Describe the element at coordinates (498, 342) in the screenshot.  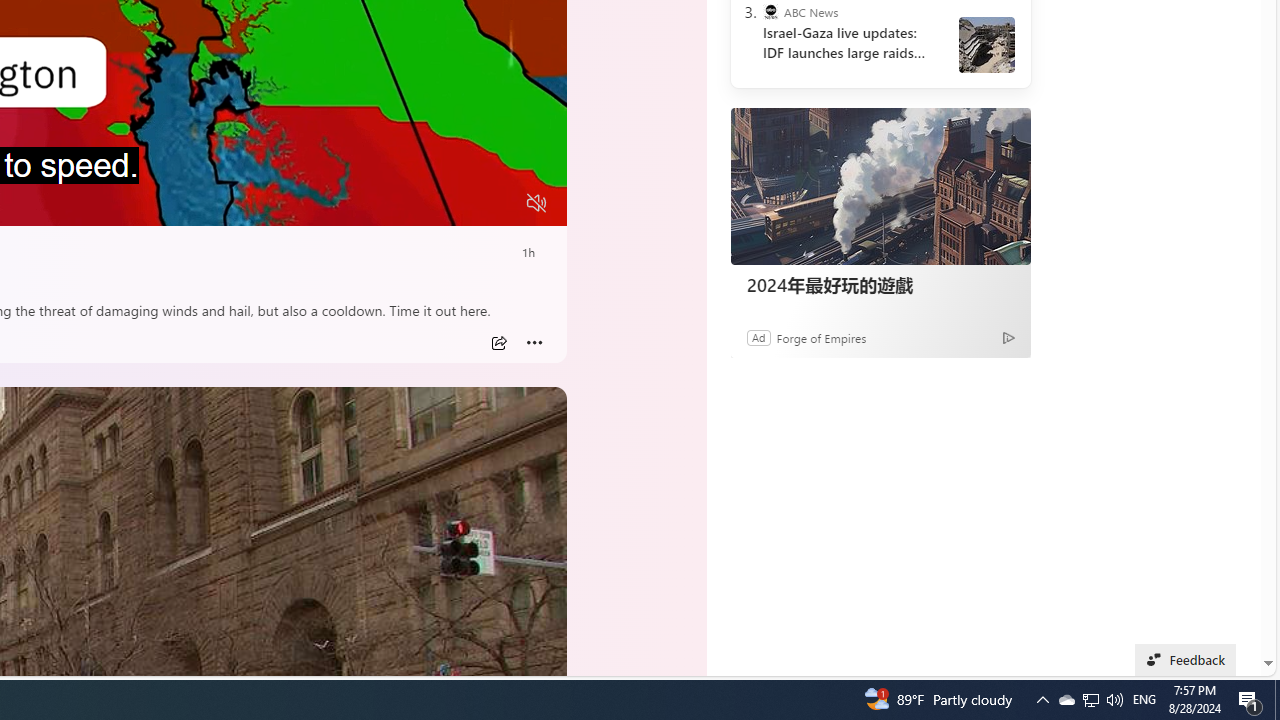
I see `'Share'` at that location.